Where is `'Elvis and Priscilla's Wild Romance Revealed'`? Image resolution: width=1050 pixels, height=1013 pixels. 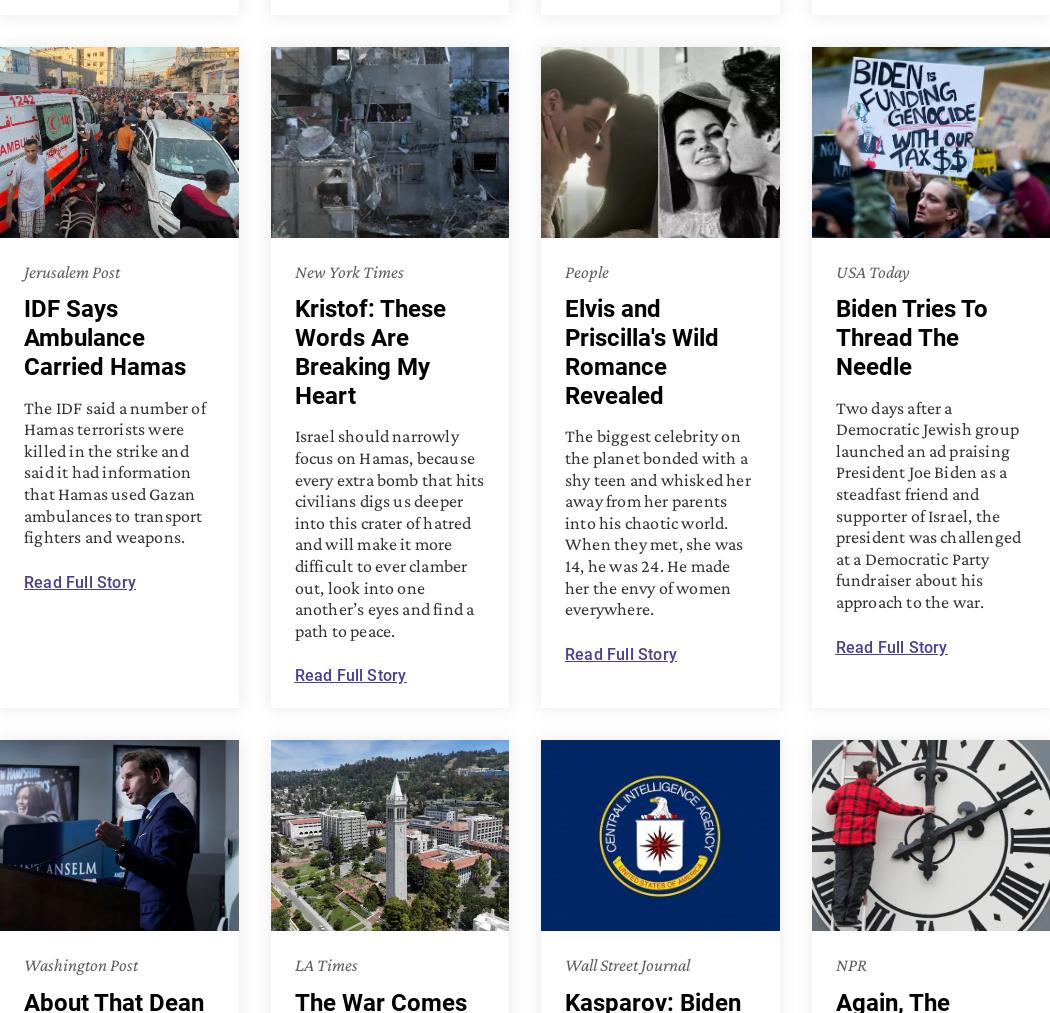
'Elvis and Priscilla's Wild Romance Revealed' is located at coordinates (640, 352).